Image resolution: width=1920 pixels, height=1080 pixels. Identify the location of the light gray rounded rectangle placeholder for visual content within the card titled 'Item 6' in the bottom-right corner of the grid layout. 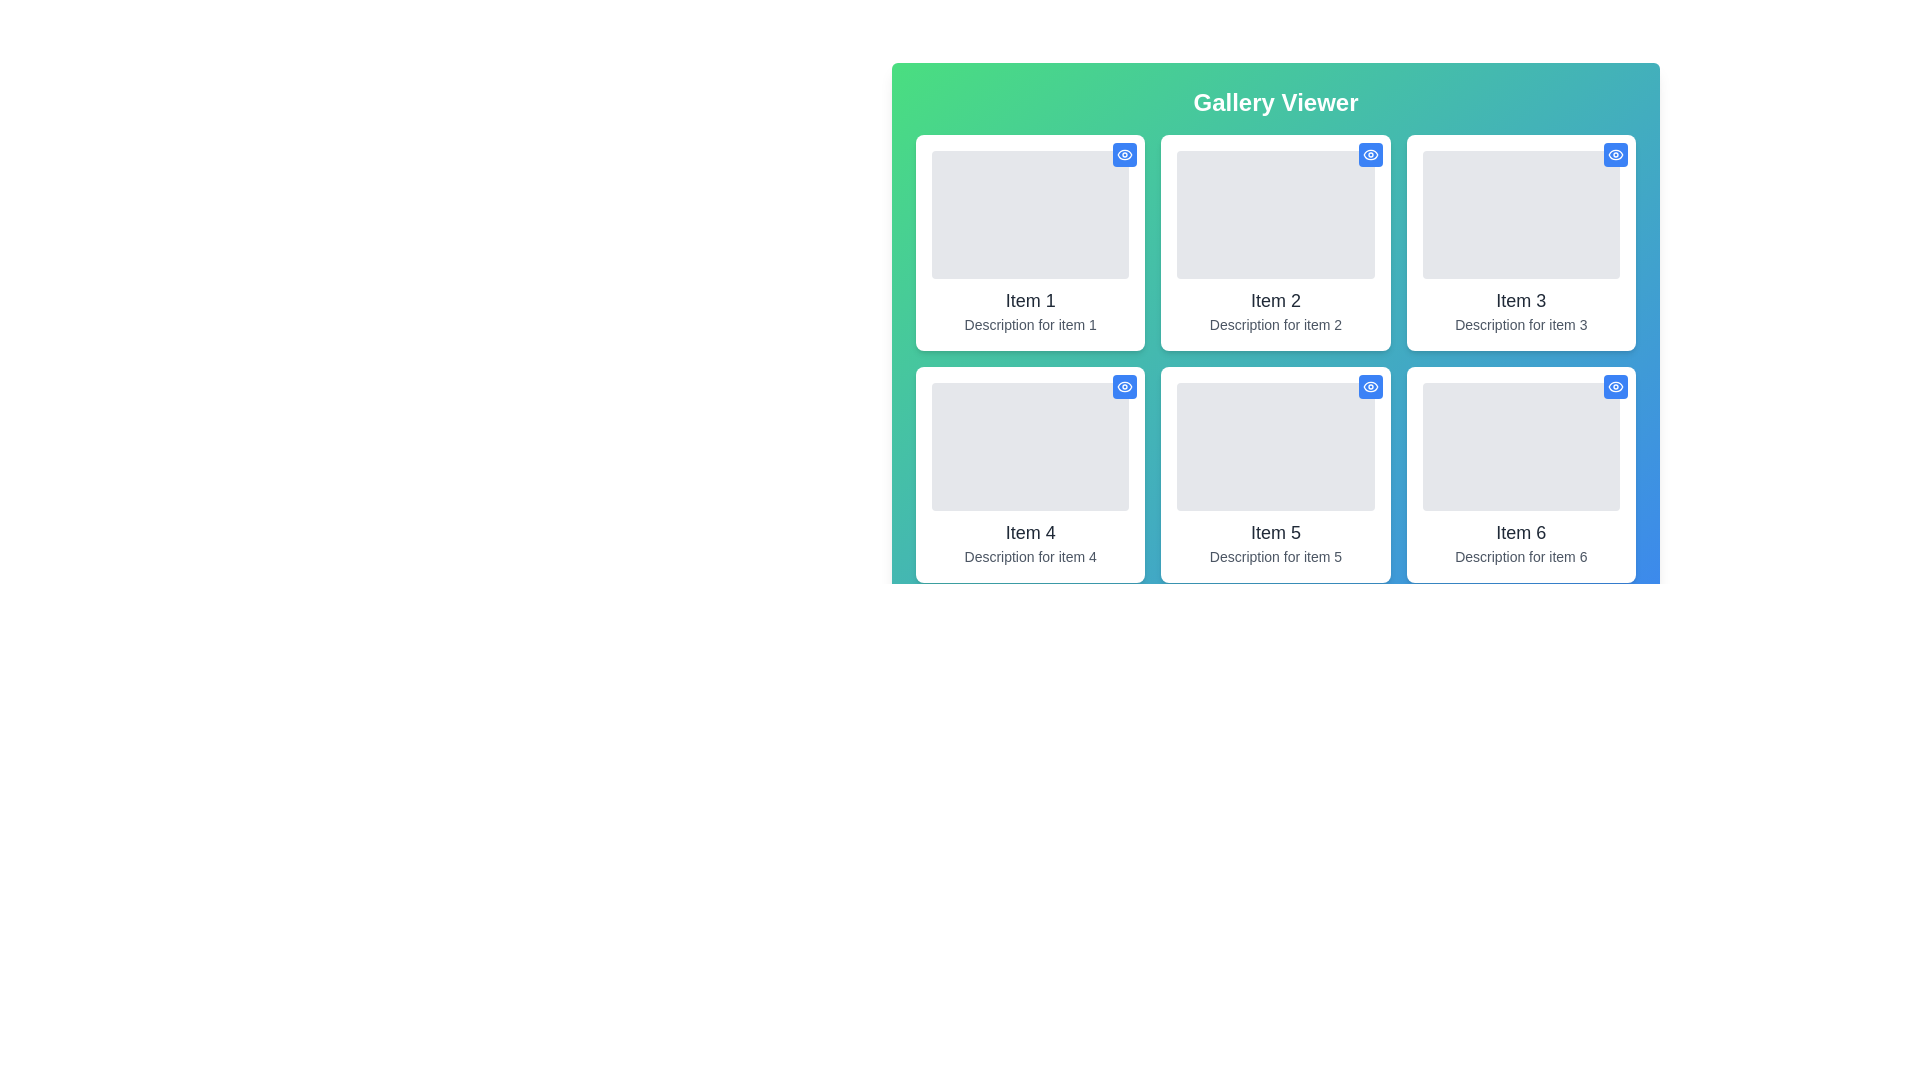
(1520, 446).